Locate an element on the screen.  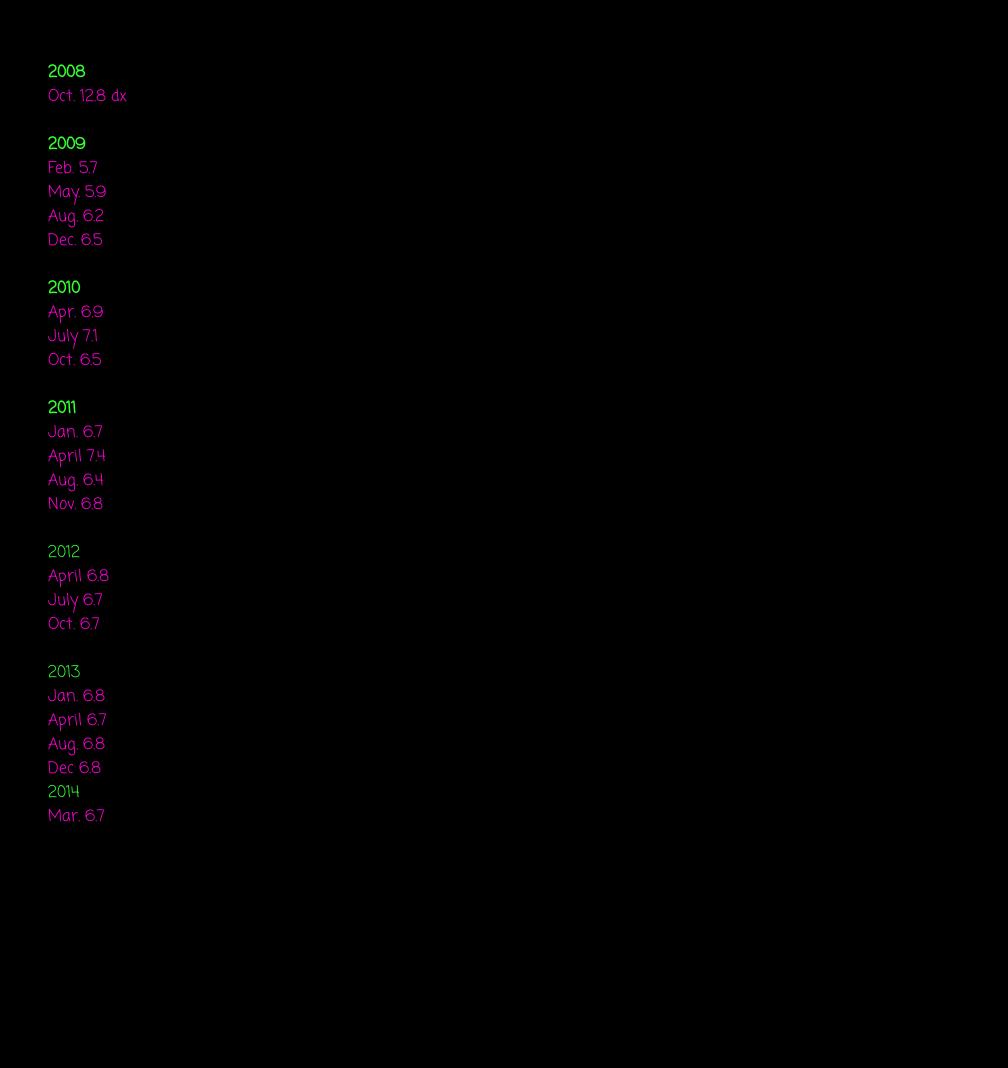
'Aug. 6.8' is located at coordinates (76, 745).